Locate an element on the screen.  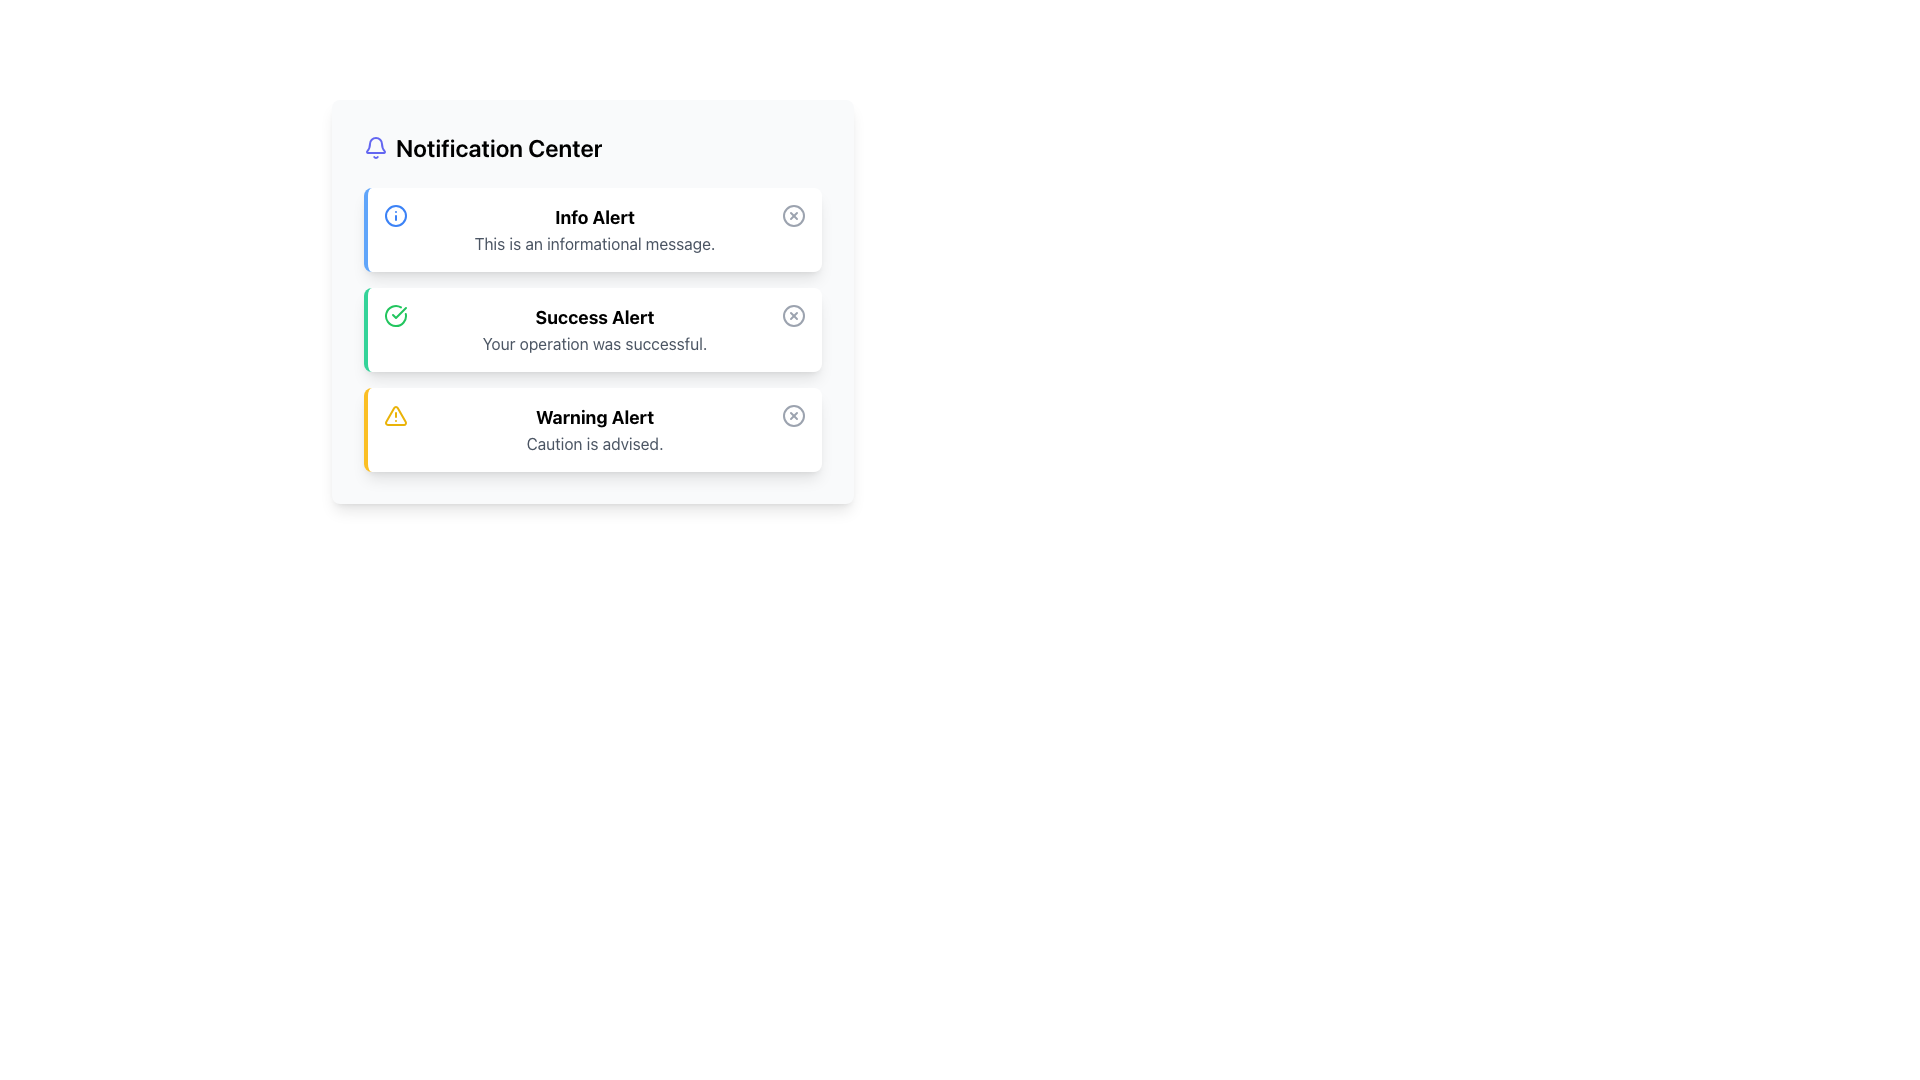
the first SVG Circle of the 'Info Alert' icon is located at coordinates (395, 216).